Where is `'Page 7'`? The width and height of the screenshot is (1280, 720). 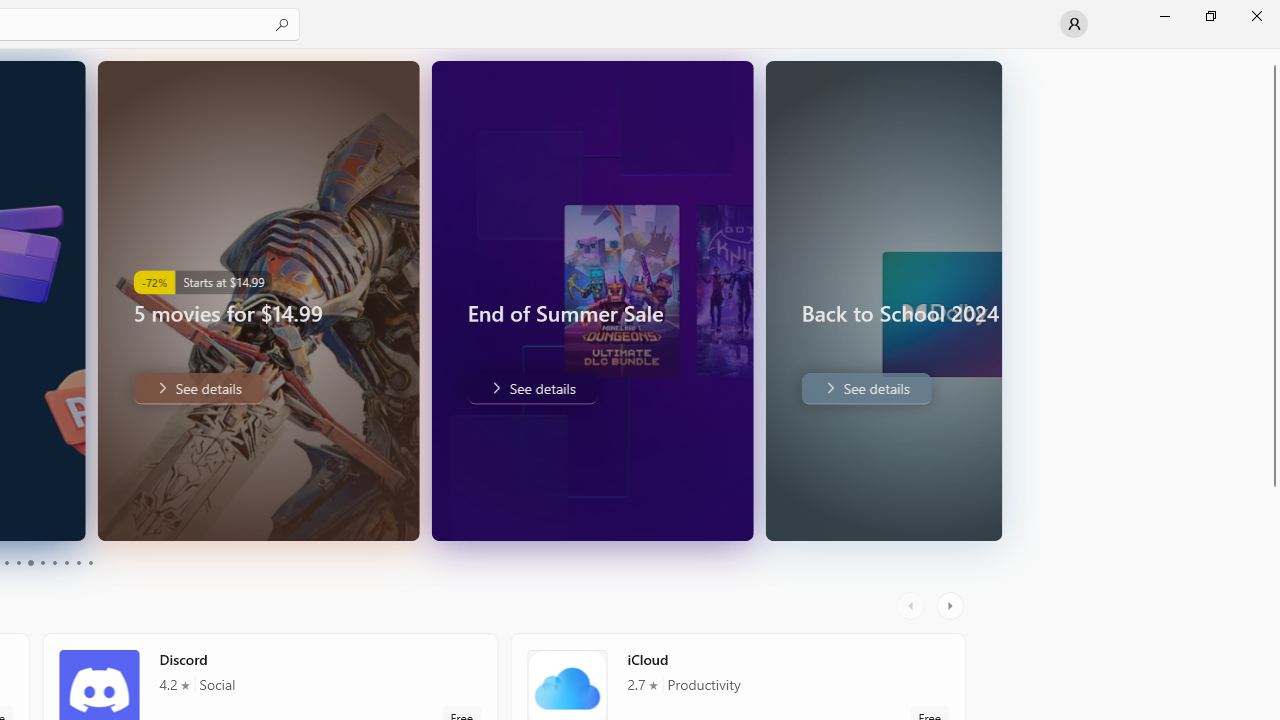
'Page 7' is located at coordinates (54, 563).